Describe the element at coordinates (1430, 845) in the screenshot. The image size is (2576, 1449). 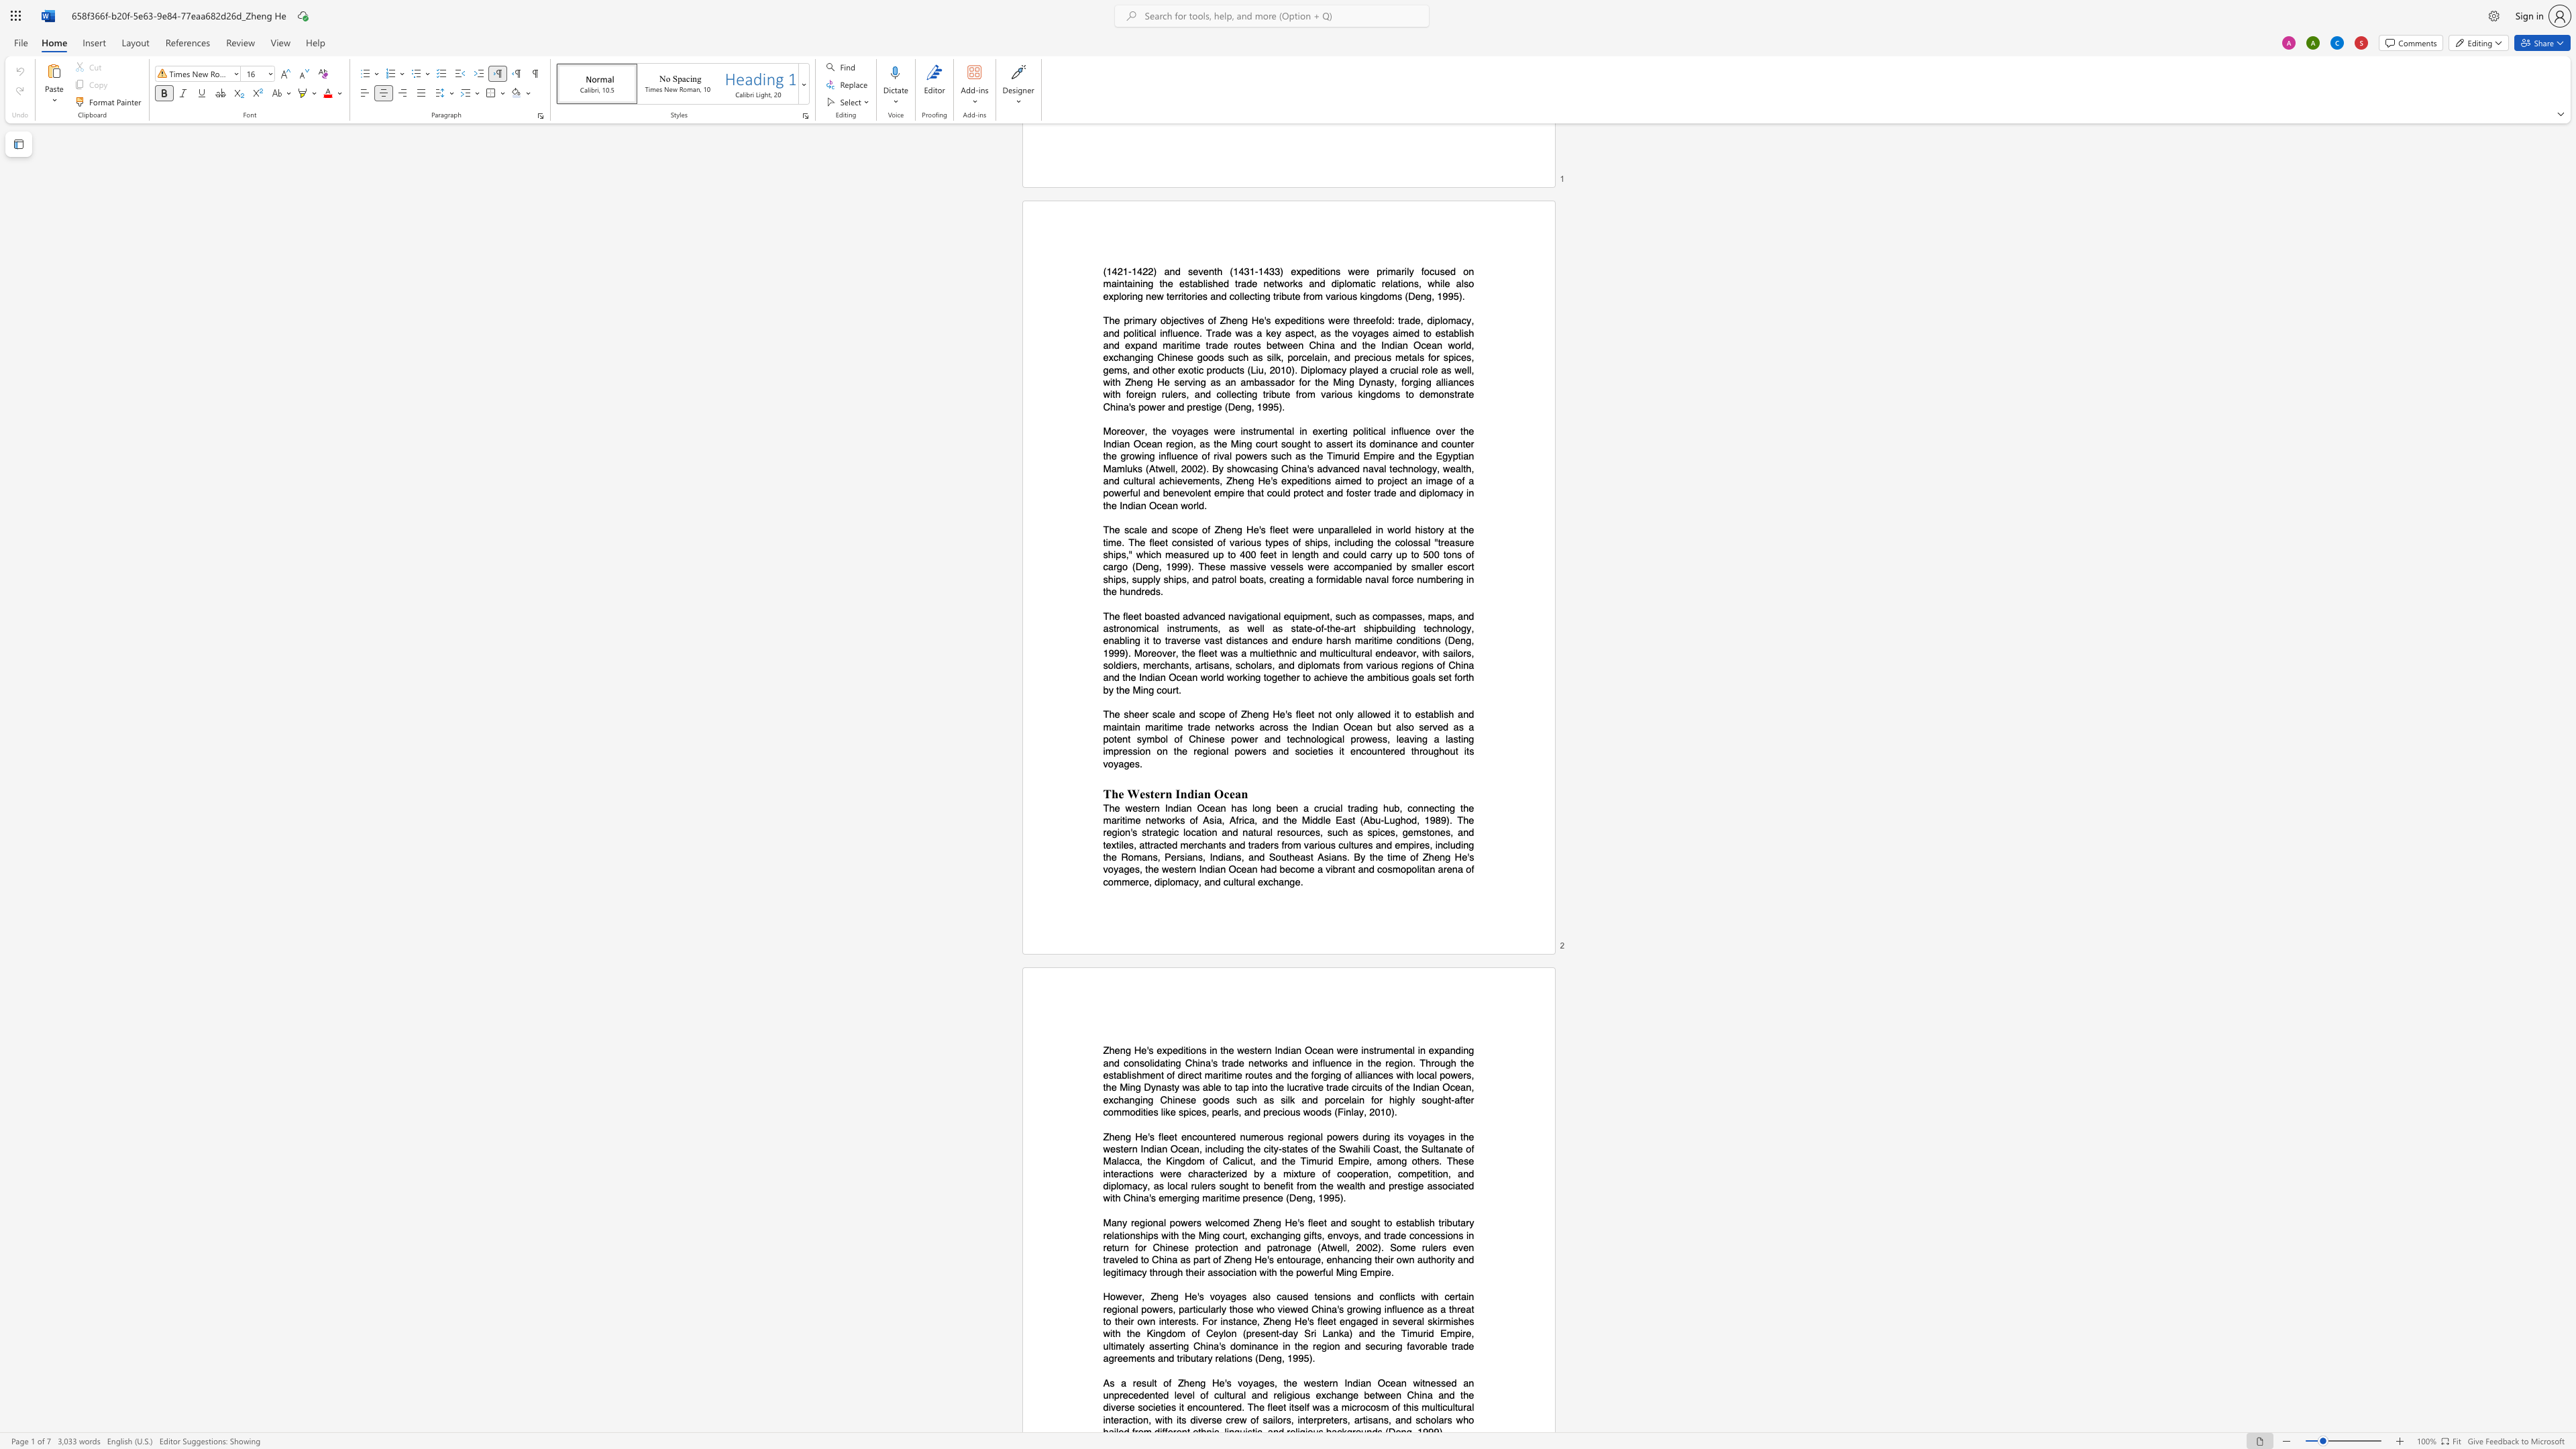
I see `the subset text ", including the Romans, Persians, In" within the text "The western Indian Ocean has long been a crucial trading hub, connecting the maritime networks of Asia, Africa, and the Middle East (Abu-Lughod, 1989). The region"` at that location.